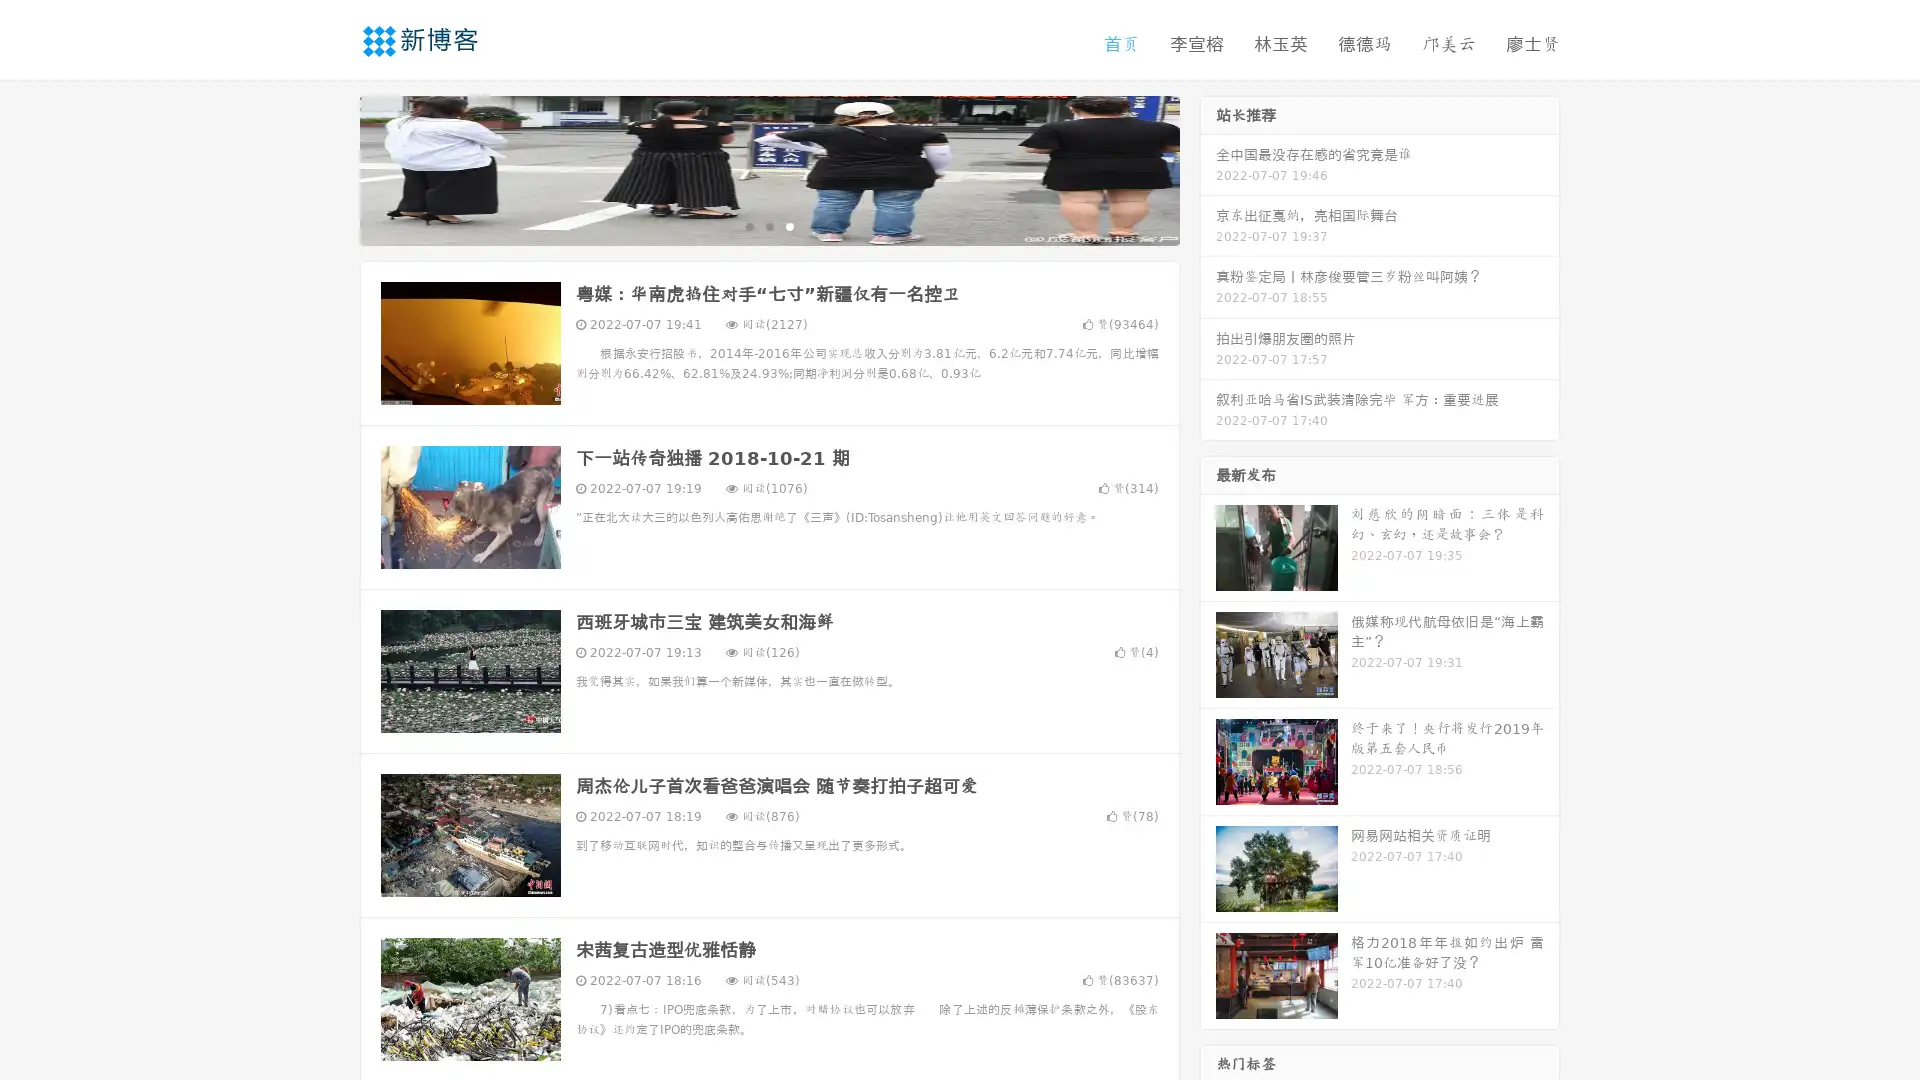 The height and width of the screenshot is (1080, 1920). Describe the element at coordinates (1208, 168) in the screenshot. I see `Next slide` at that location.